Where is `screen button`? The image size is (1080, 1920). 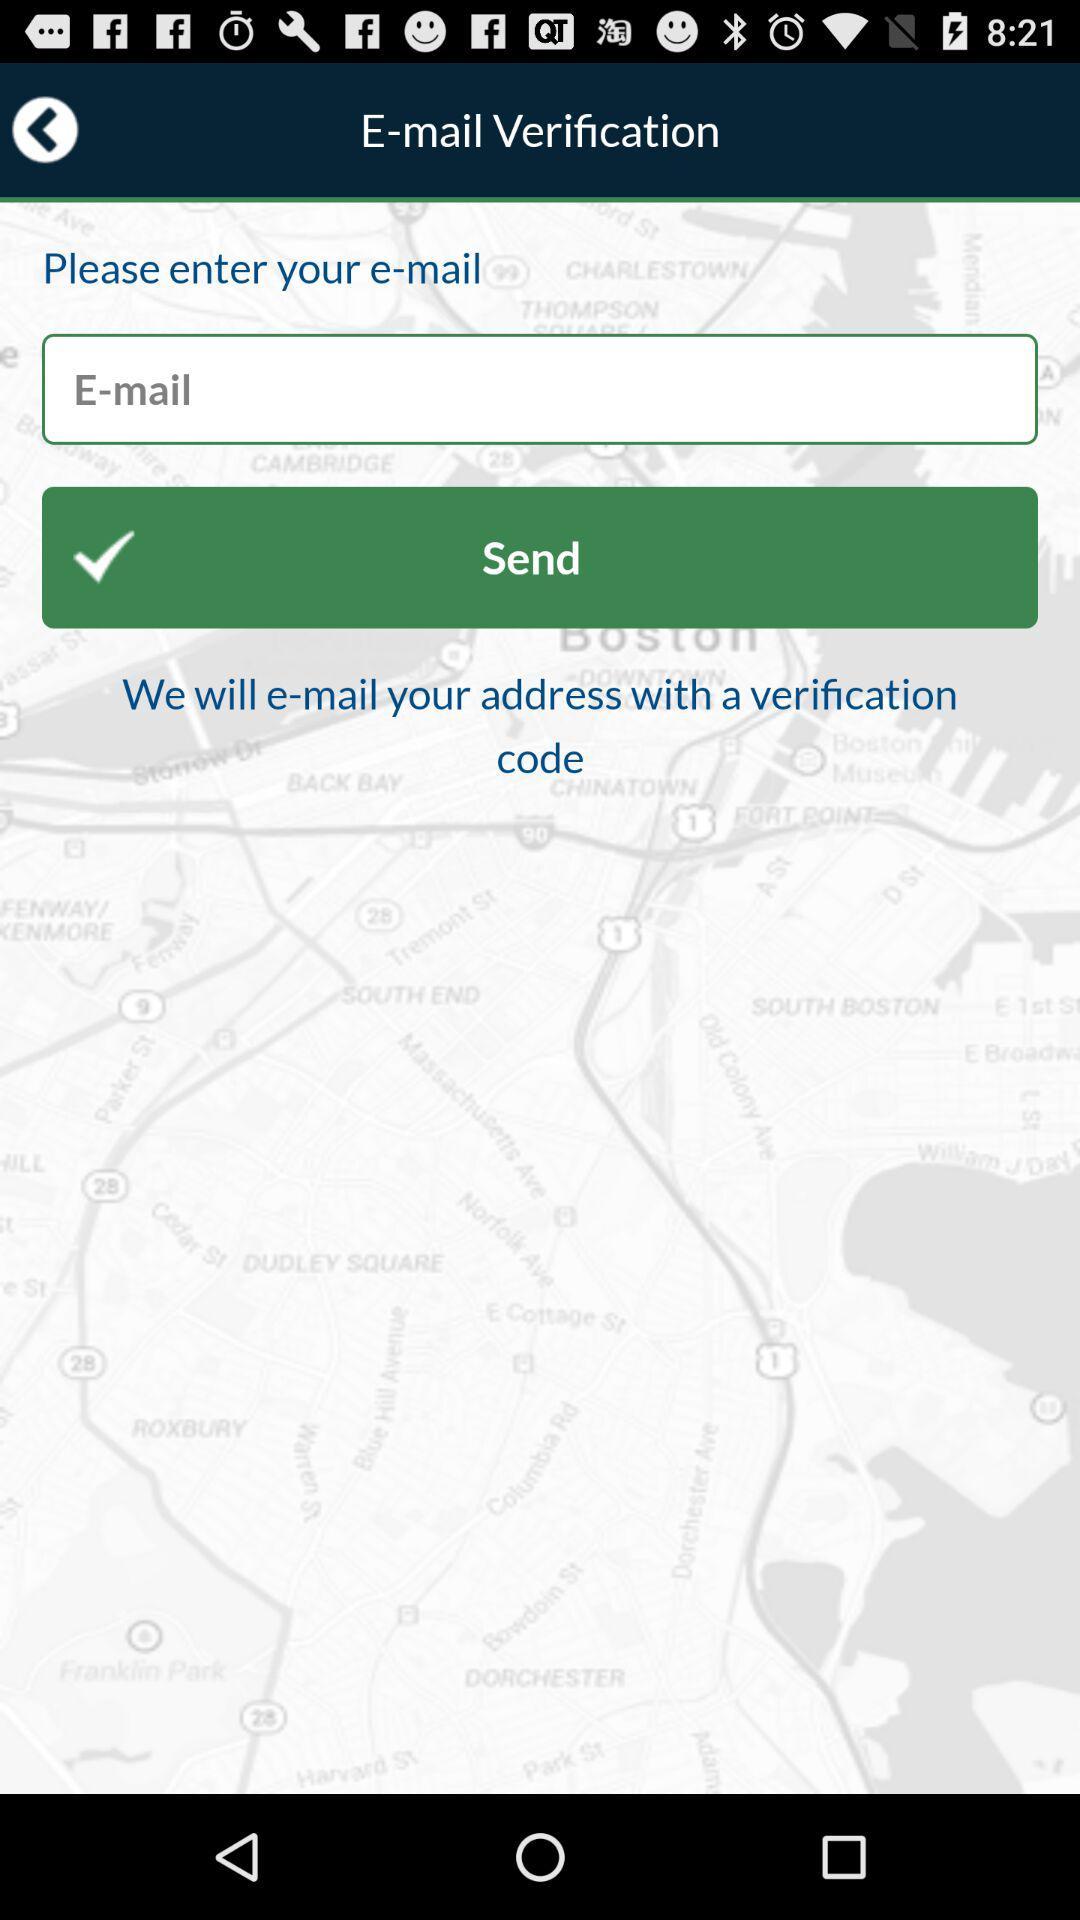
screen button is located at coordinates (540, 389).